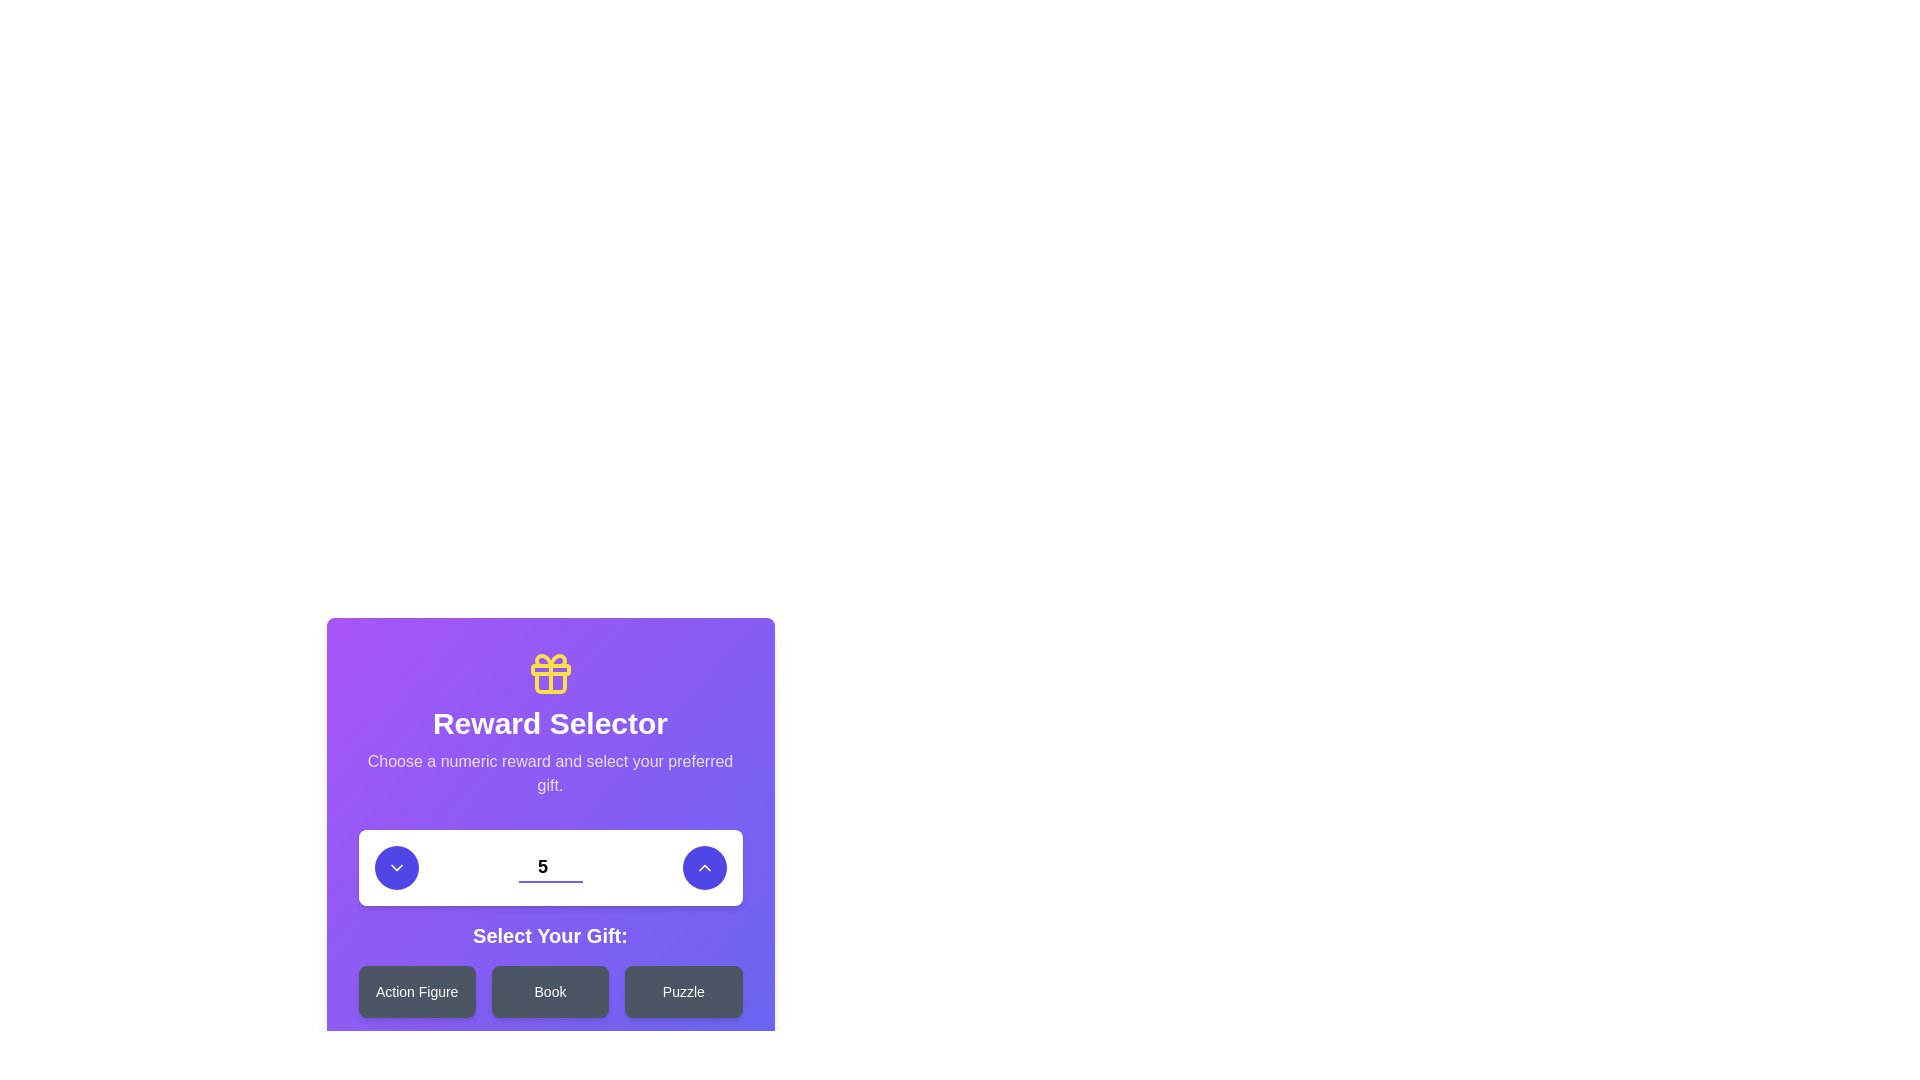  I want to click on the 'Puzzle' button located at the bottom of the 'Reward Selector' card, so click(683, 991).